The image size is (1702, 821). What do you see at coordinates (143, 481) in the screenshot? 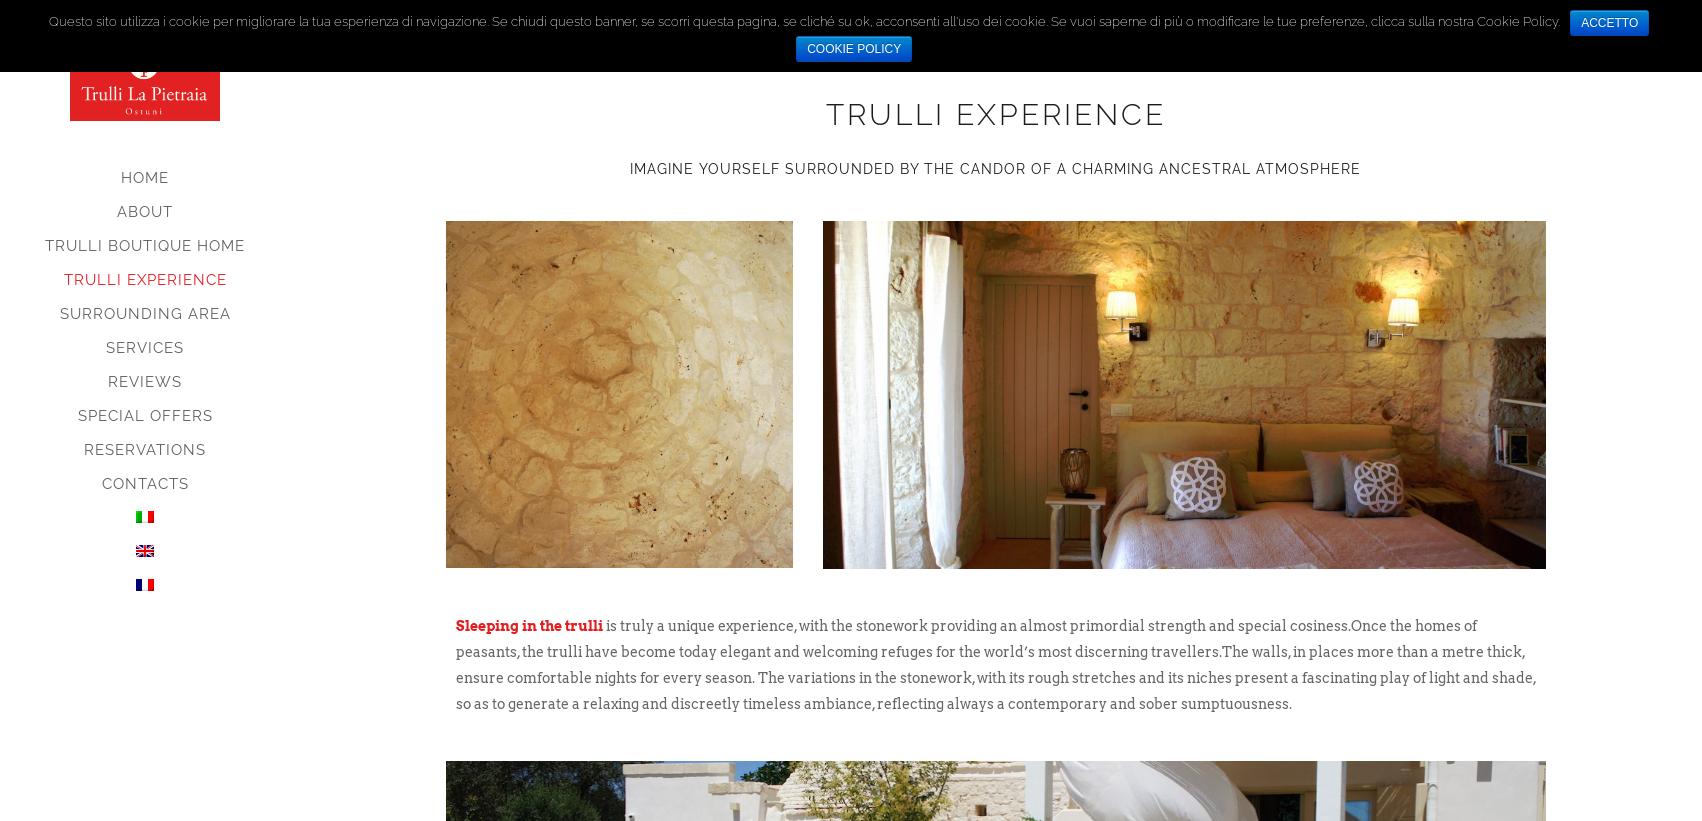
I see `'Contacts'` at bounding box center [143, 481].